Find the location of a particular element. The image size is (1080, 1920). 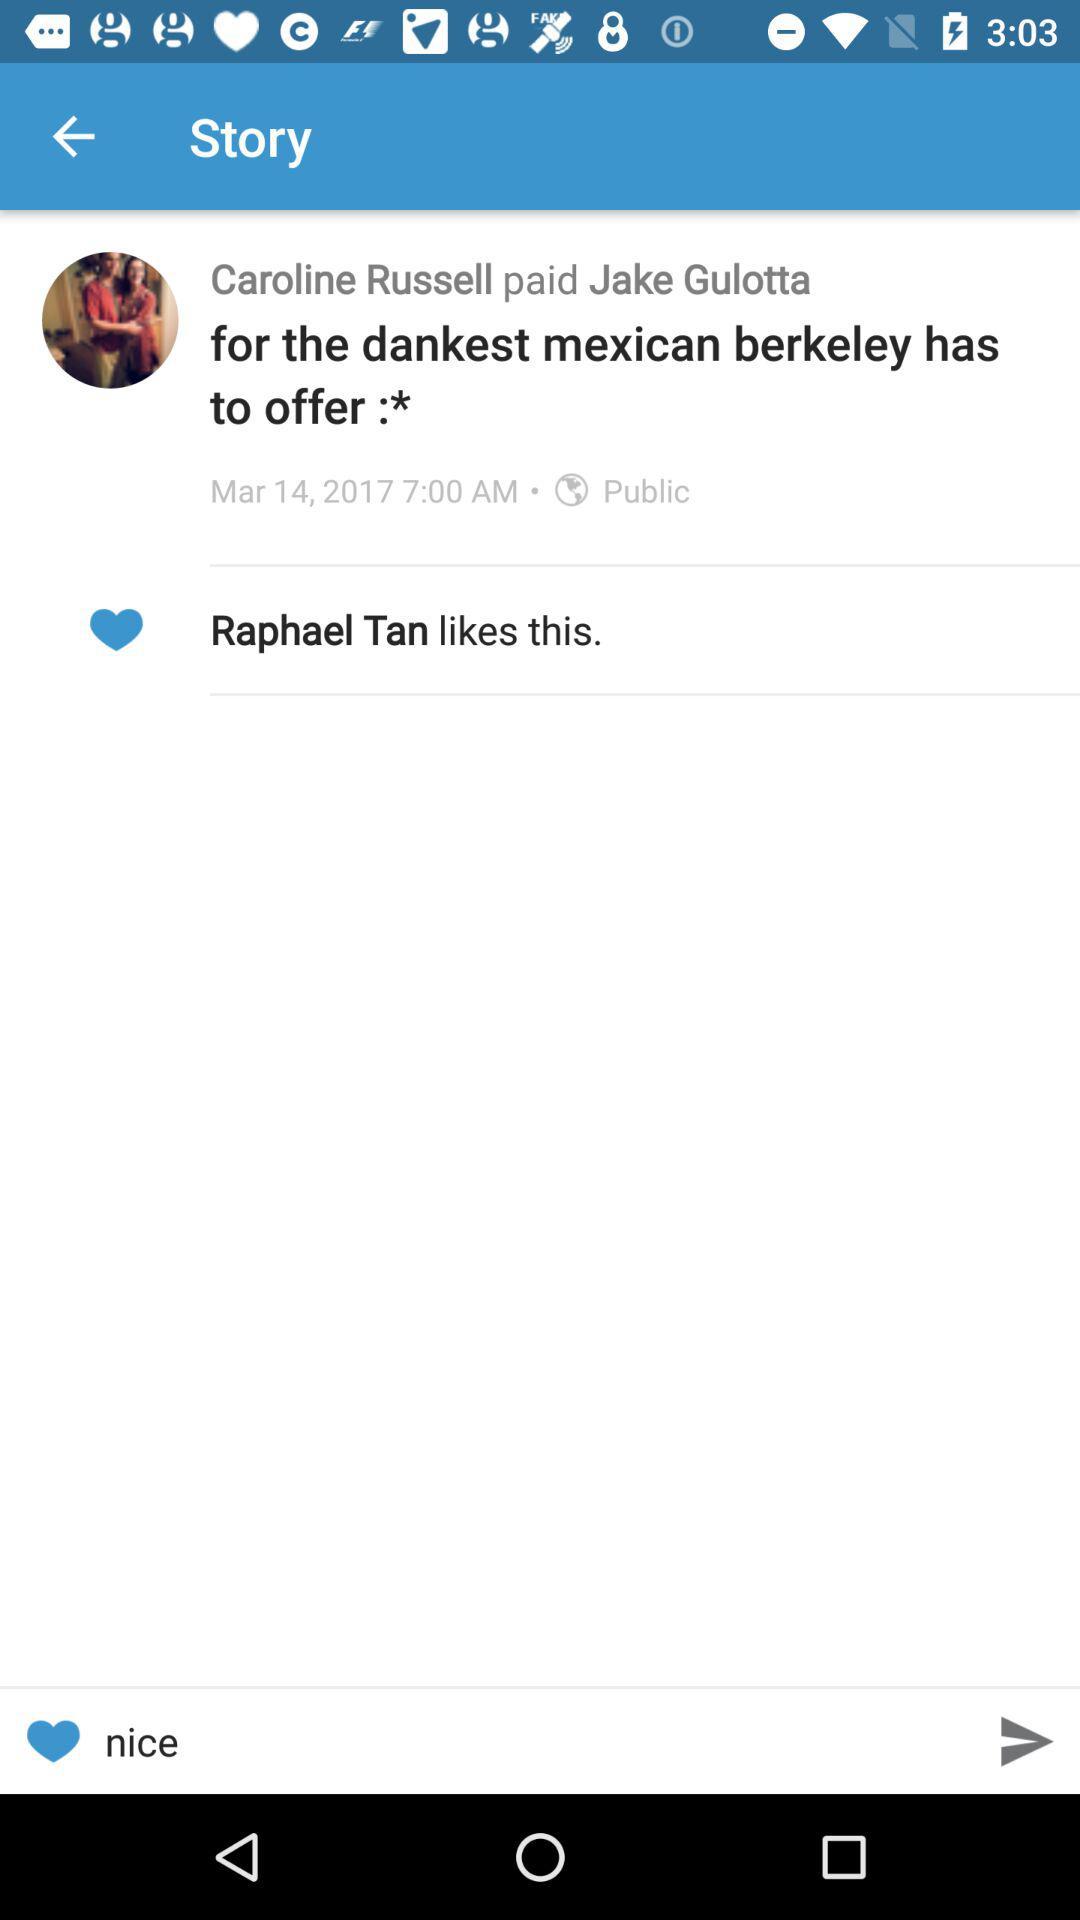

the item at the bottom right corner is located at coordinates (1027, 1740).